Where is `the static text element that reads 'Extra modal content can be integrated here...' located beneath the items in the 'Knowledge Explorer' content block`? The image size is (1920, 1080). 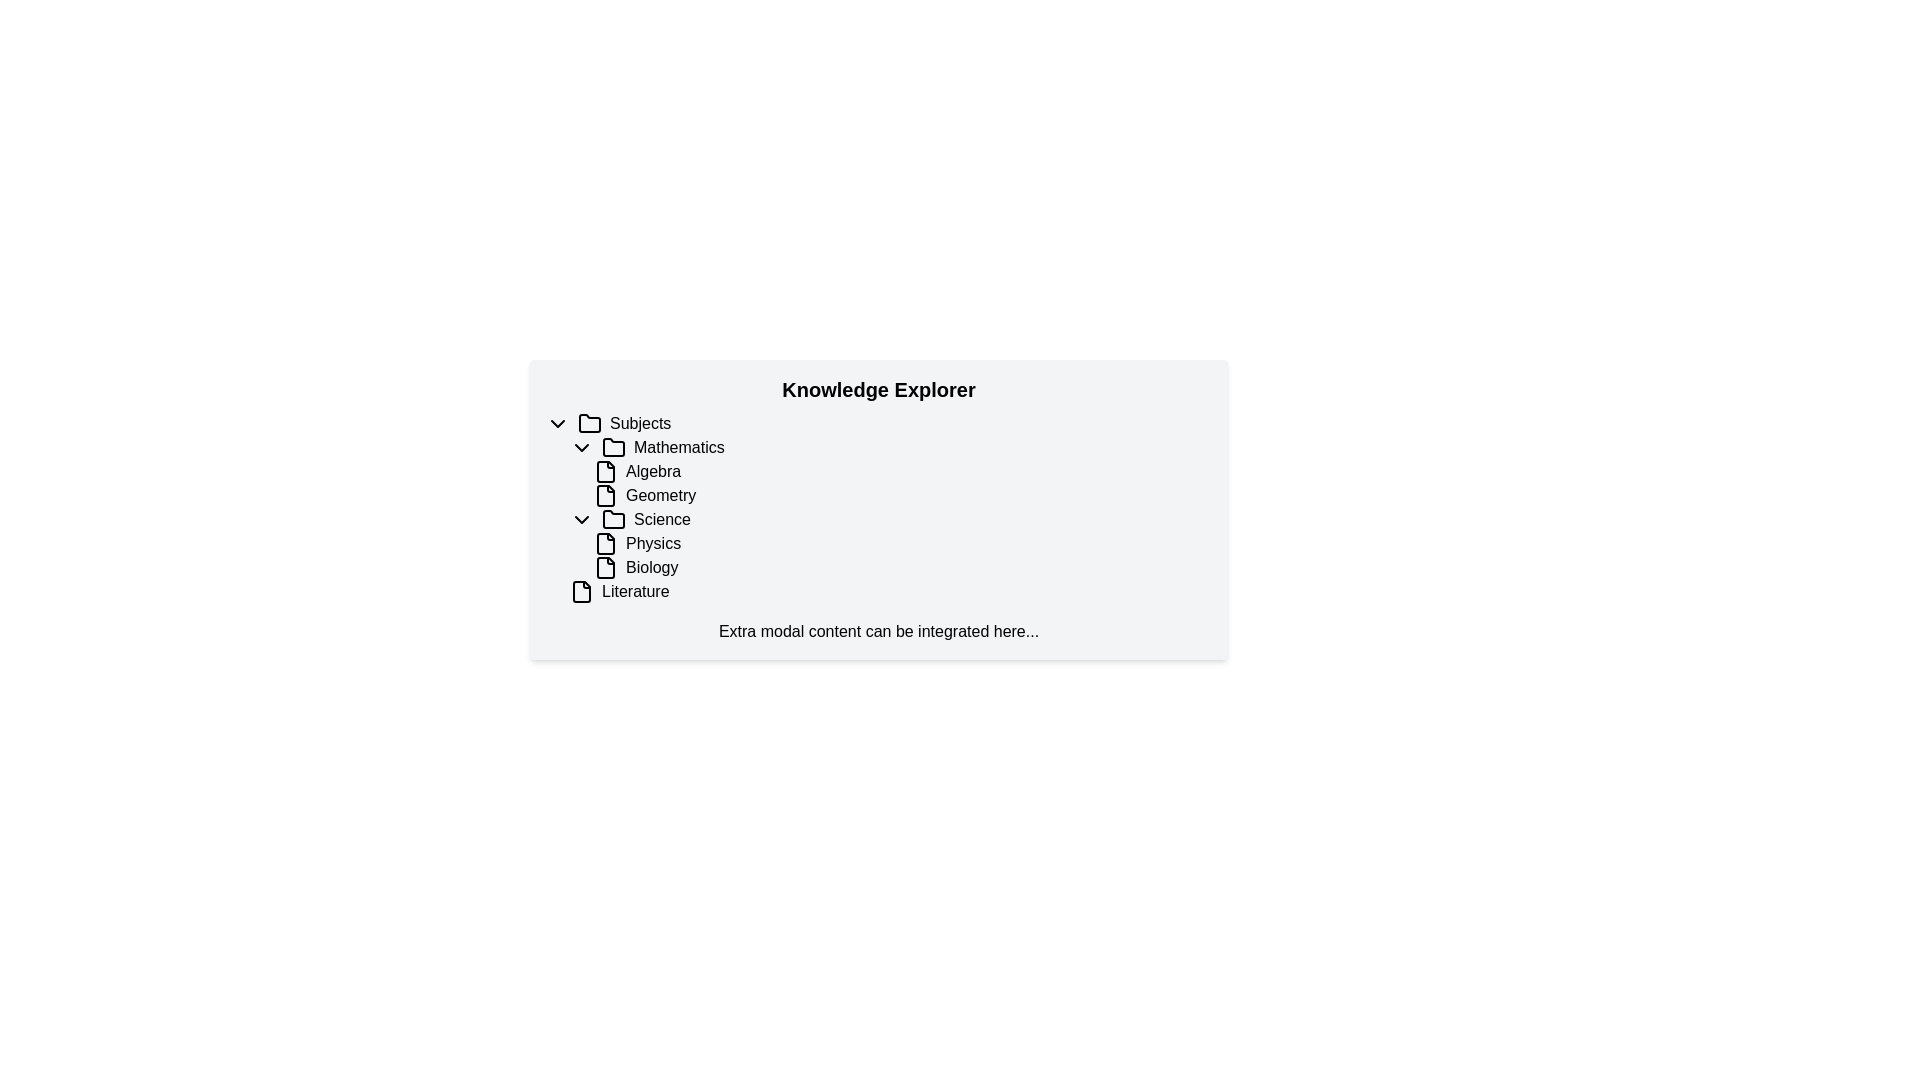 the static text element that reads 'Extra modal content can be integrated here...' located beneath the items in the 'Knowledge Explorer' content block is located at coordinates (878, 632).